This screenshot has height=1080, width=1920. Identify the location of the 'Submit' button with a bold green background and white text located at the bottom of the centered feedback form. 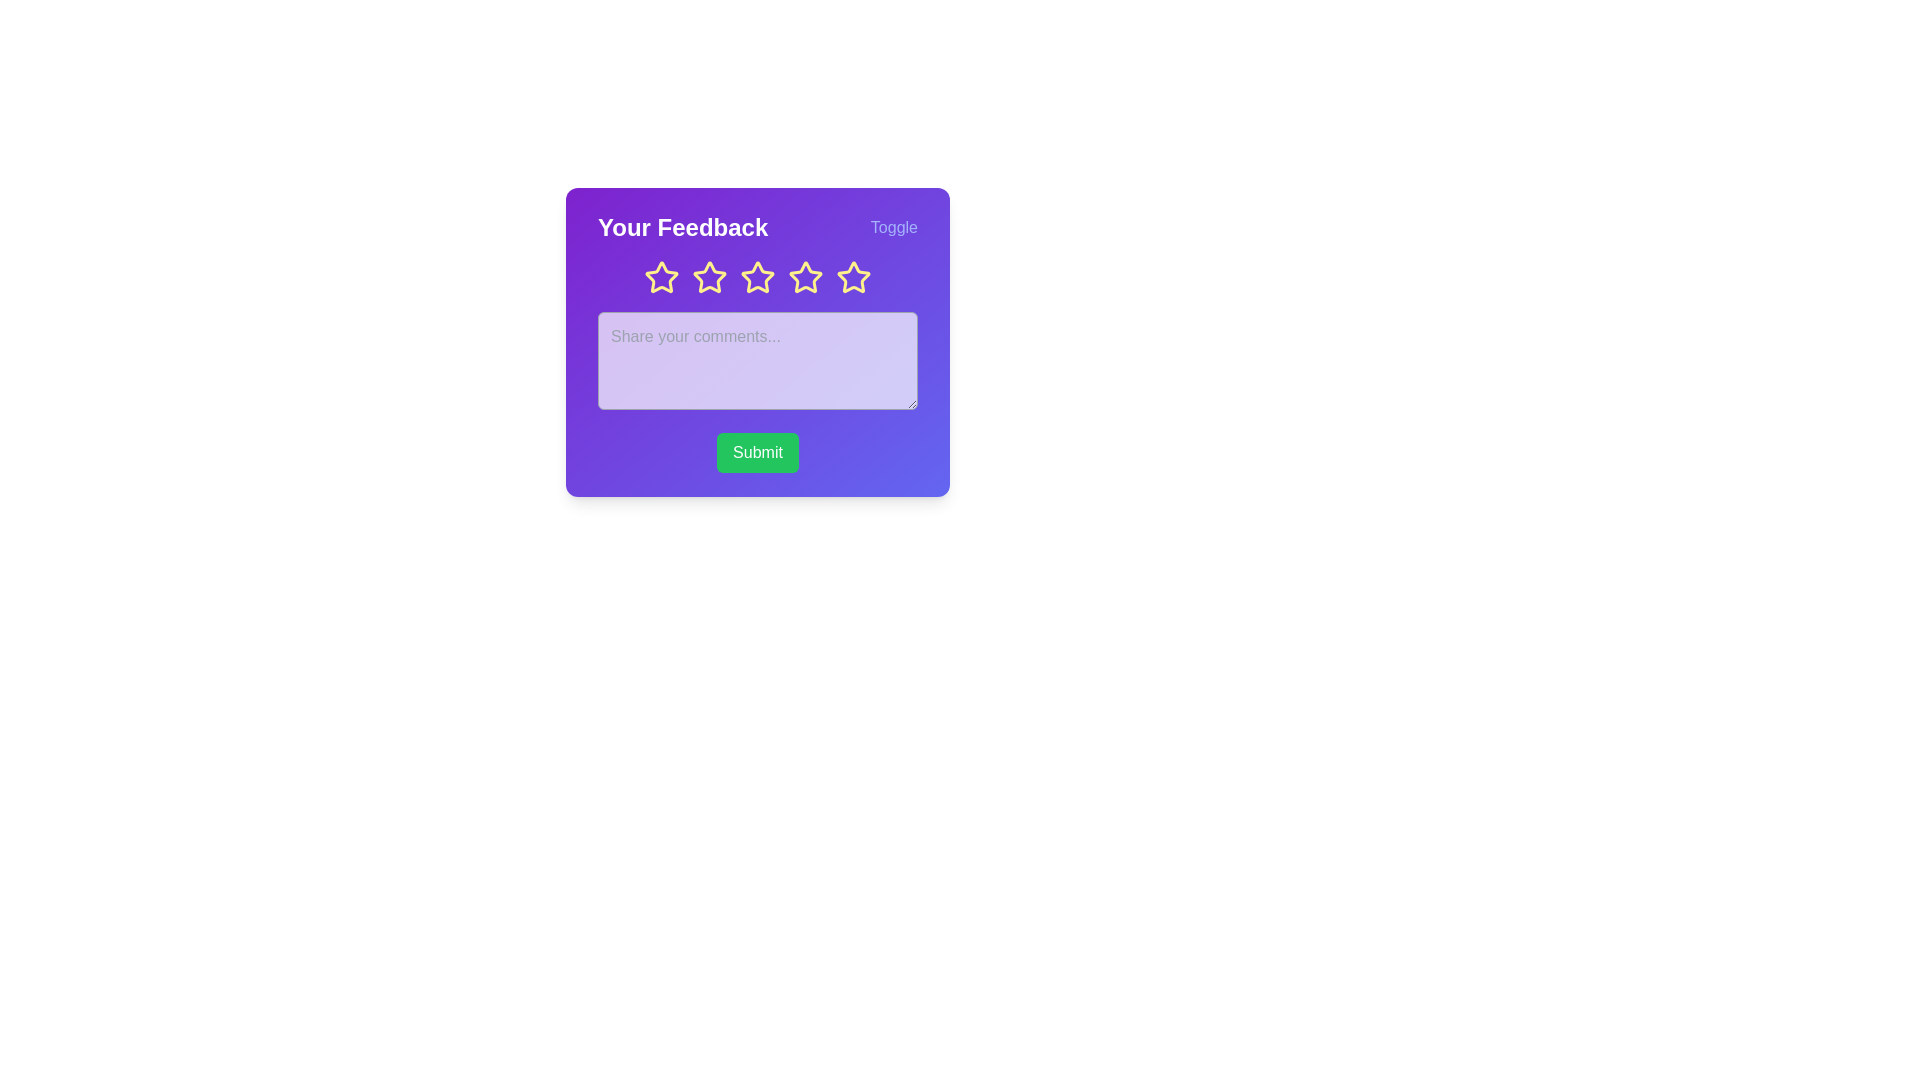
(757, 452).